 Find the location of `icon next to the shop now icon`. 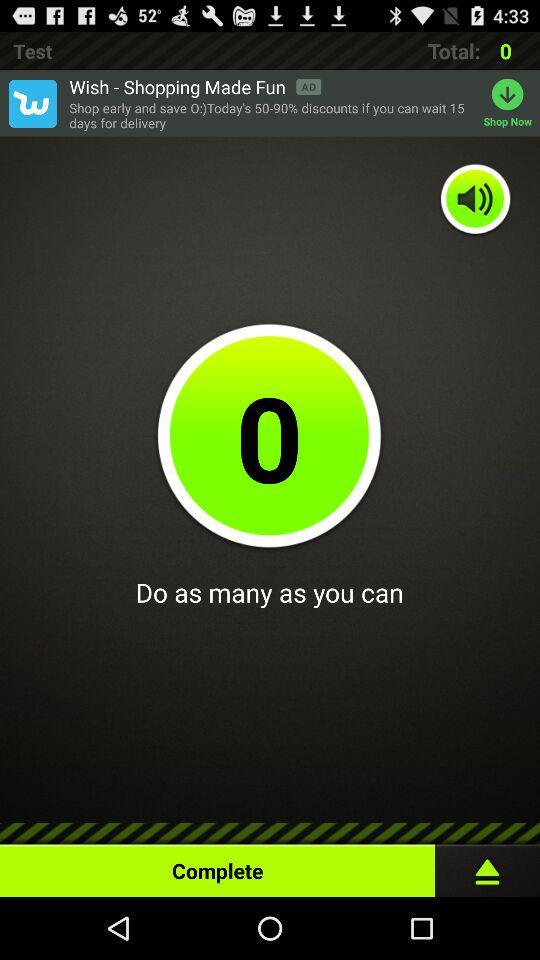

icon next to the shop now icon is located at coordinates (270, 115).